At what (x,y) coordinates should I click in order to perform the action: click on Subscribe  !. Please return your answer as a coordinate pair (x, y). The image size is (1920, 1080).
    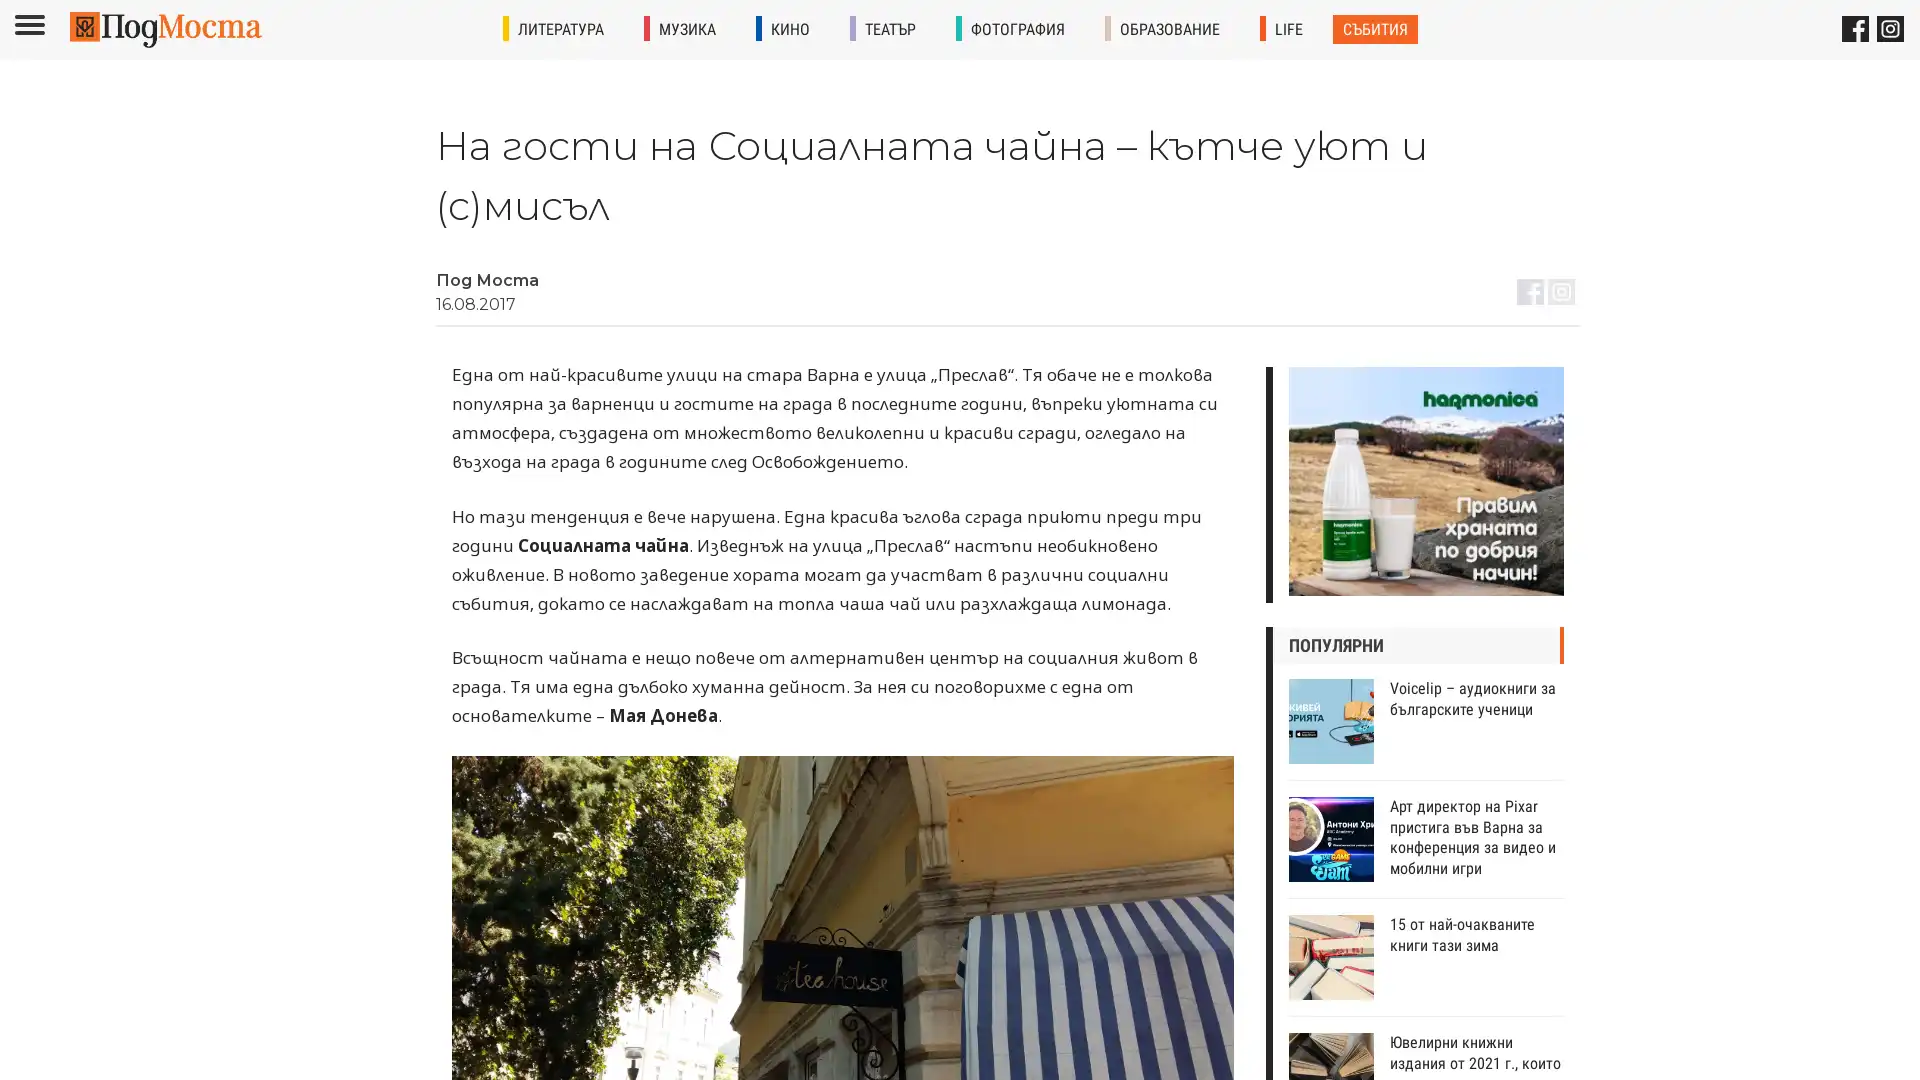
    Looking at the image, I should click on (1115, 733).